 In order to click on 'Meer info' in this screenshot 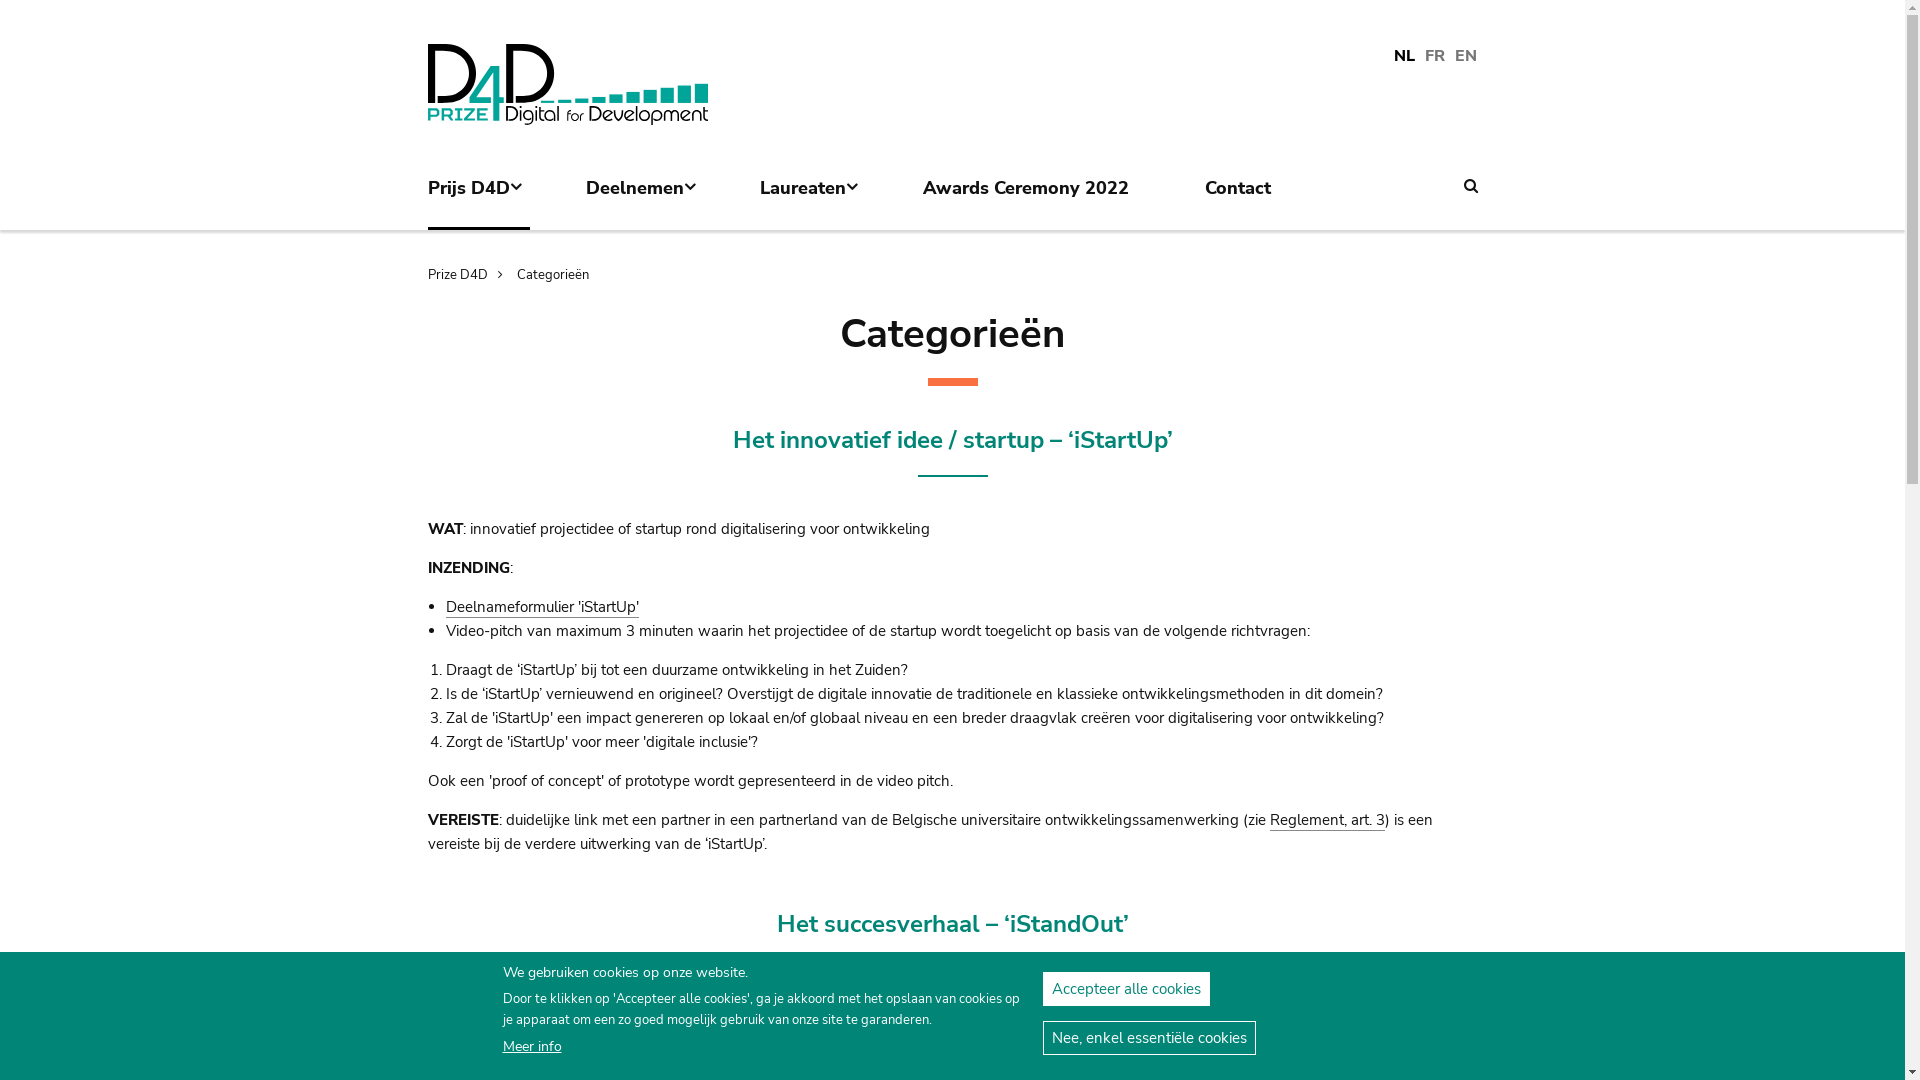, I will do `click(531, 1045)`.